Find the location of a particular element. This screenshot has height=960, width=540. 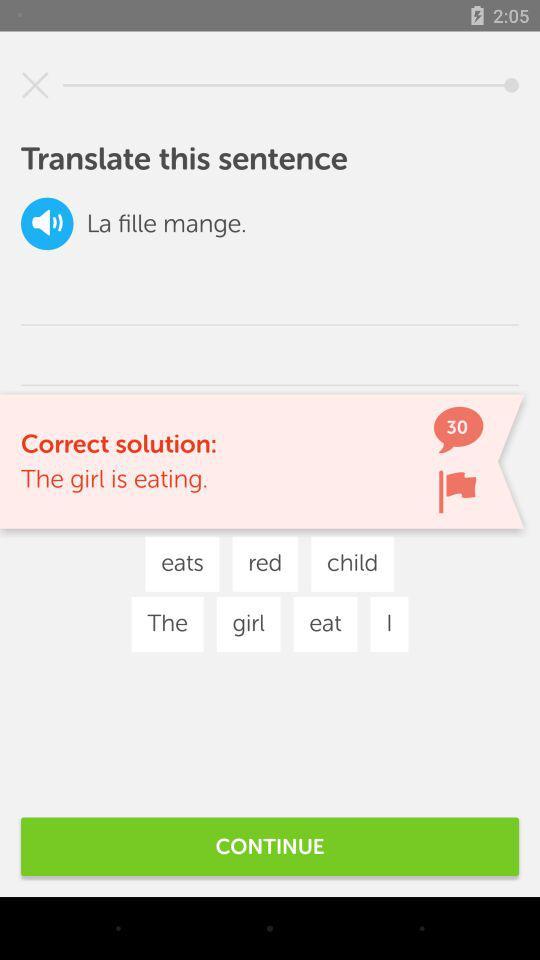

the volume icon is located at coordinates (47, 223).